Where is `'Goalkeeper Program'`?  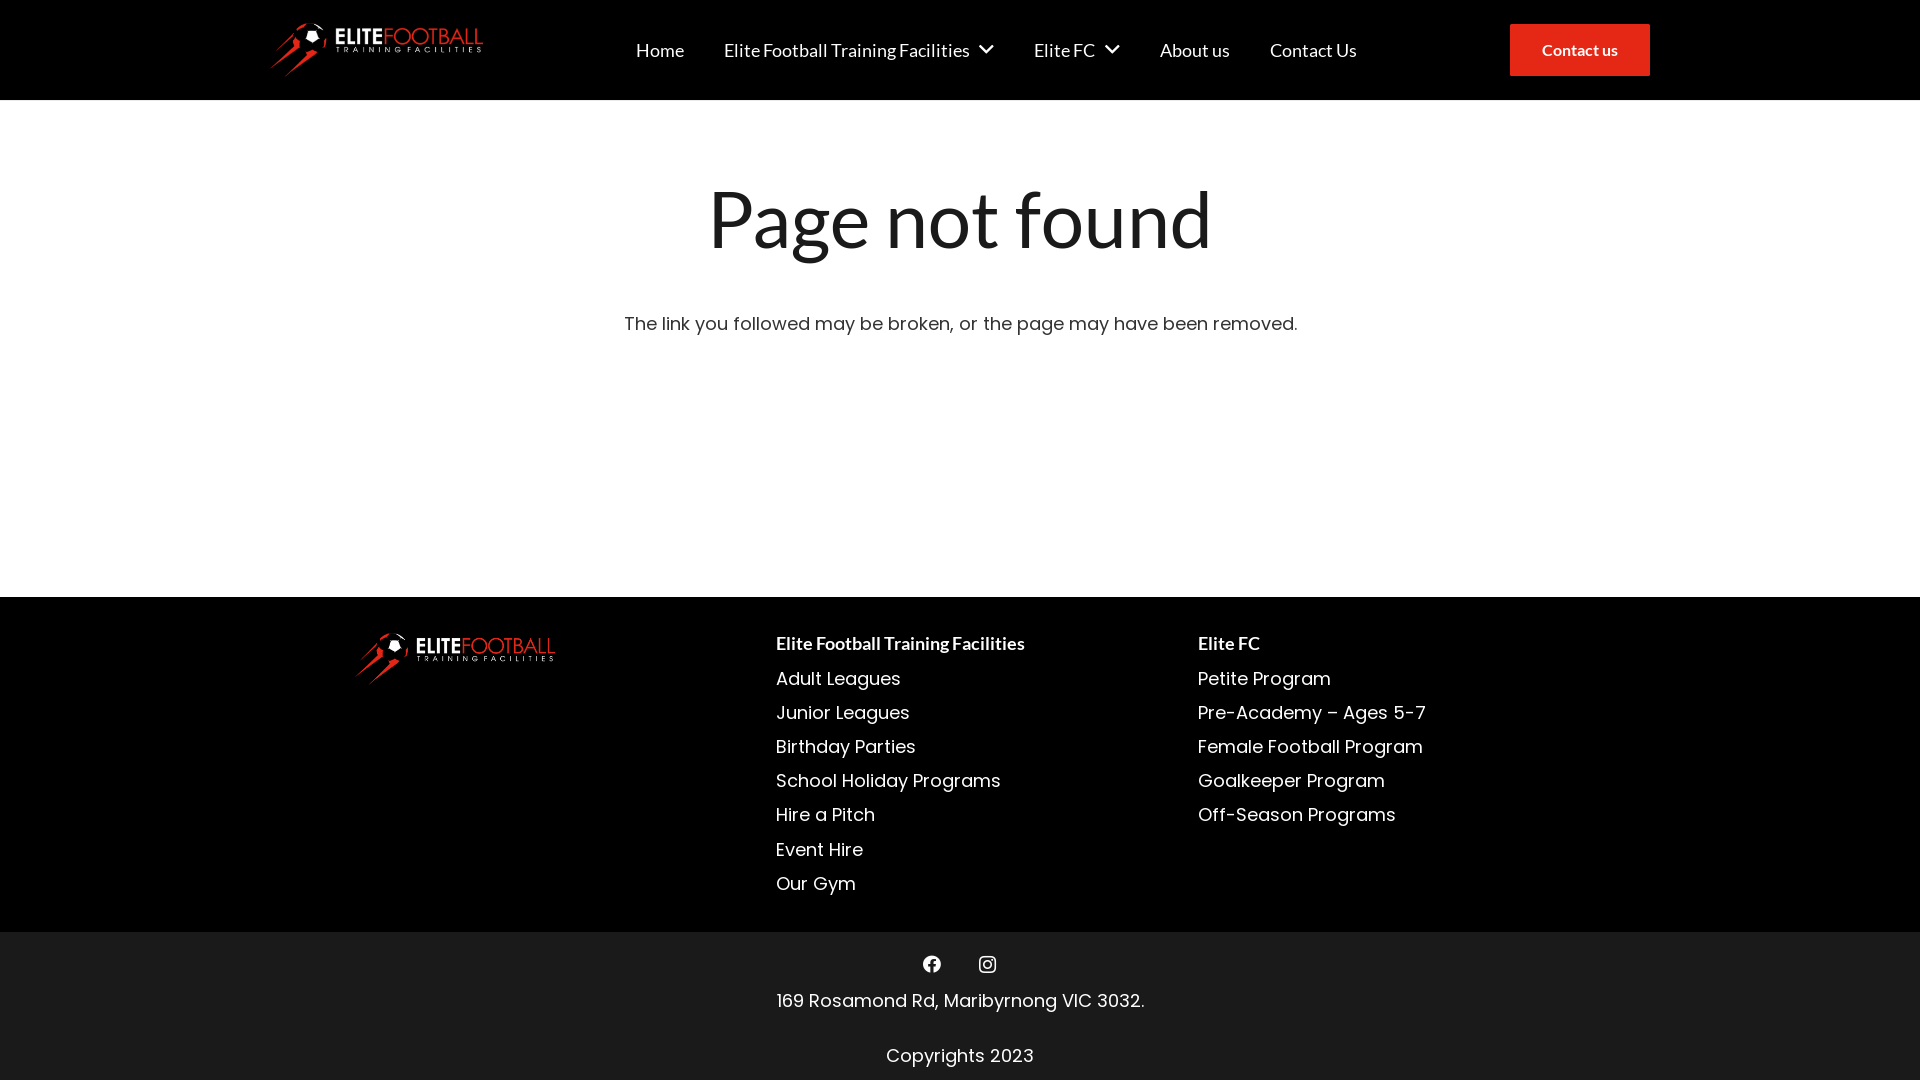
'Goalkeeper Program' is located at coordinates (1198, 779).